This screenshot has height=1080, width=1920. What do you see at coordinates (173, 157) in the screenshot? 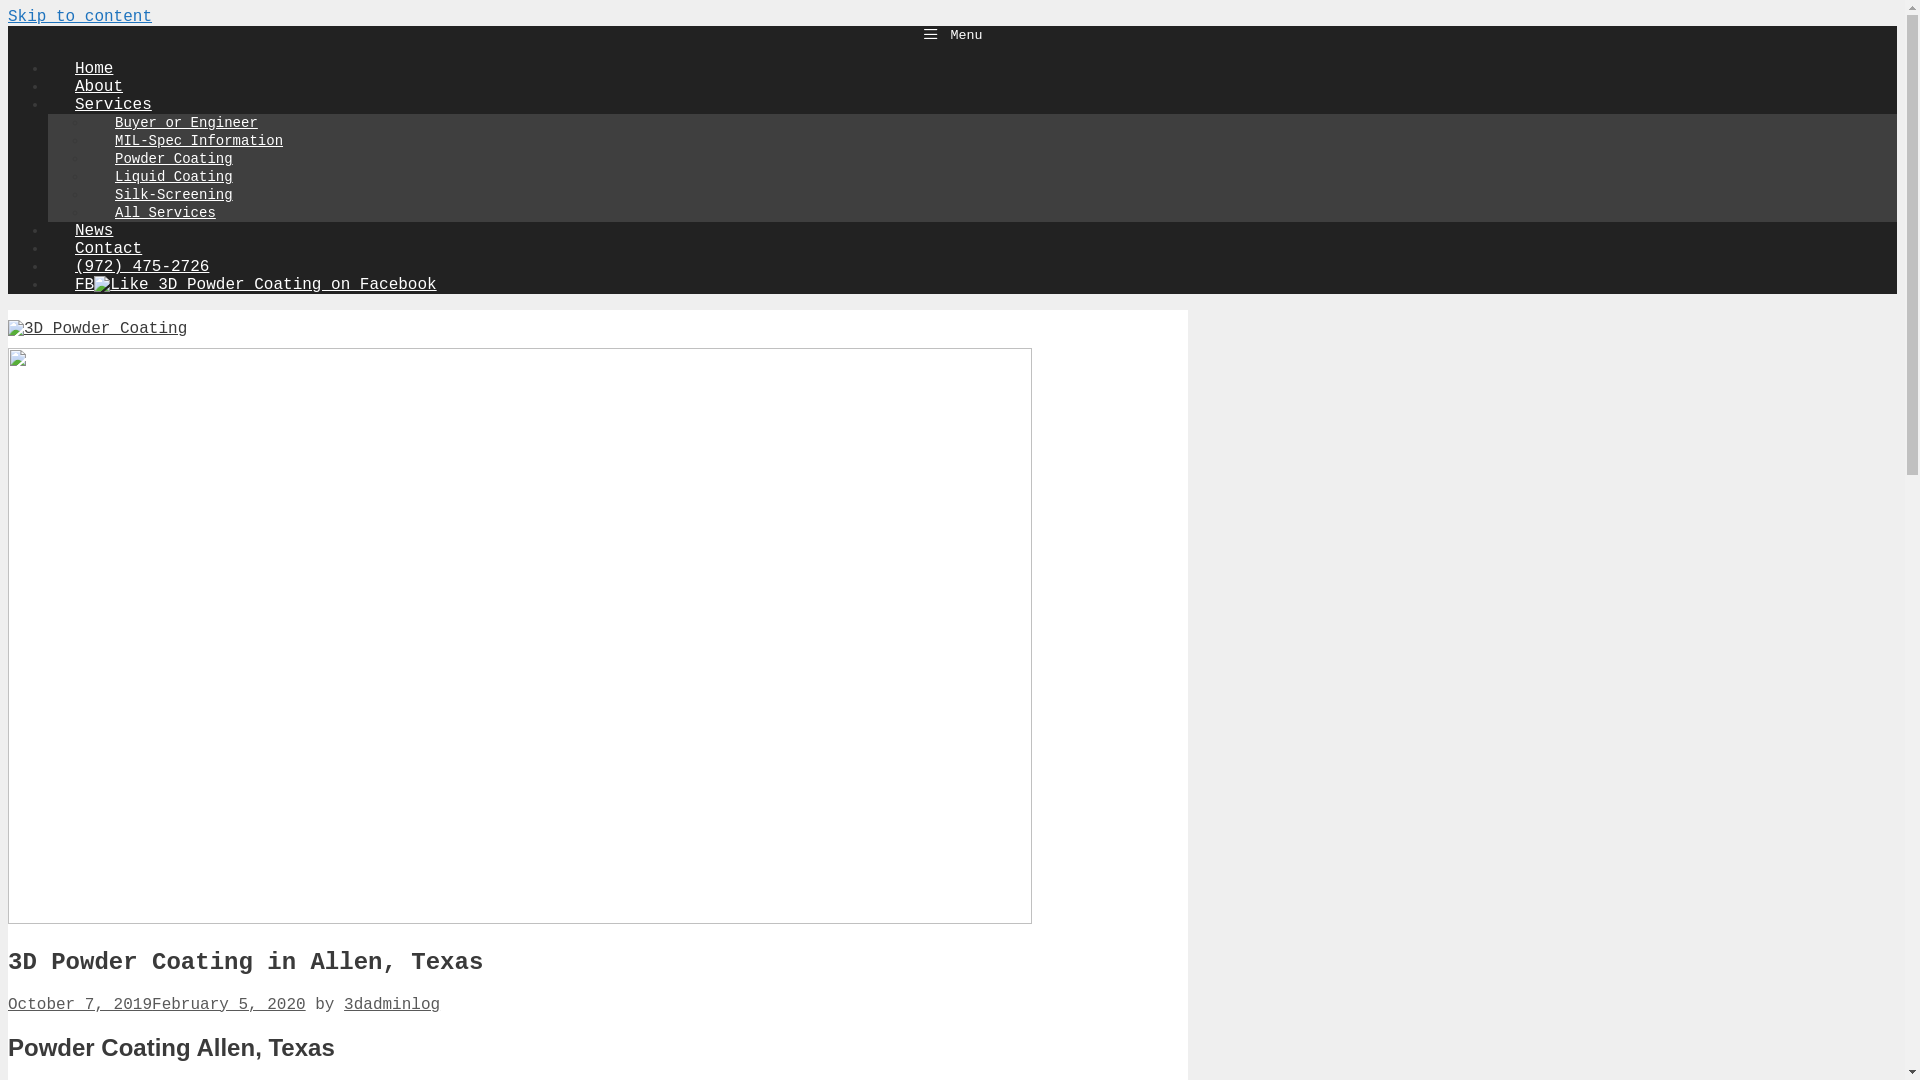
I see `'Powder Coating'` at bounding box center [173, 157].